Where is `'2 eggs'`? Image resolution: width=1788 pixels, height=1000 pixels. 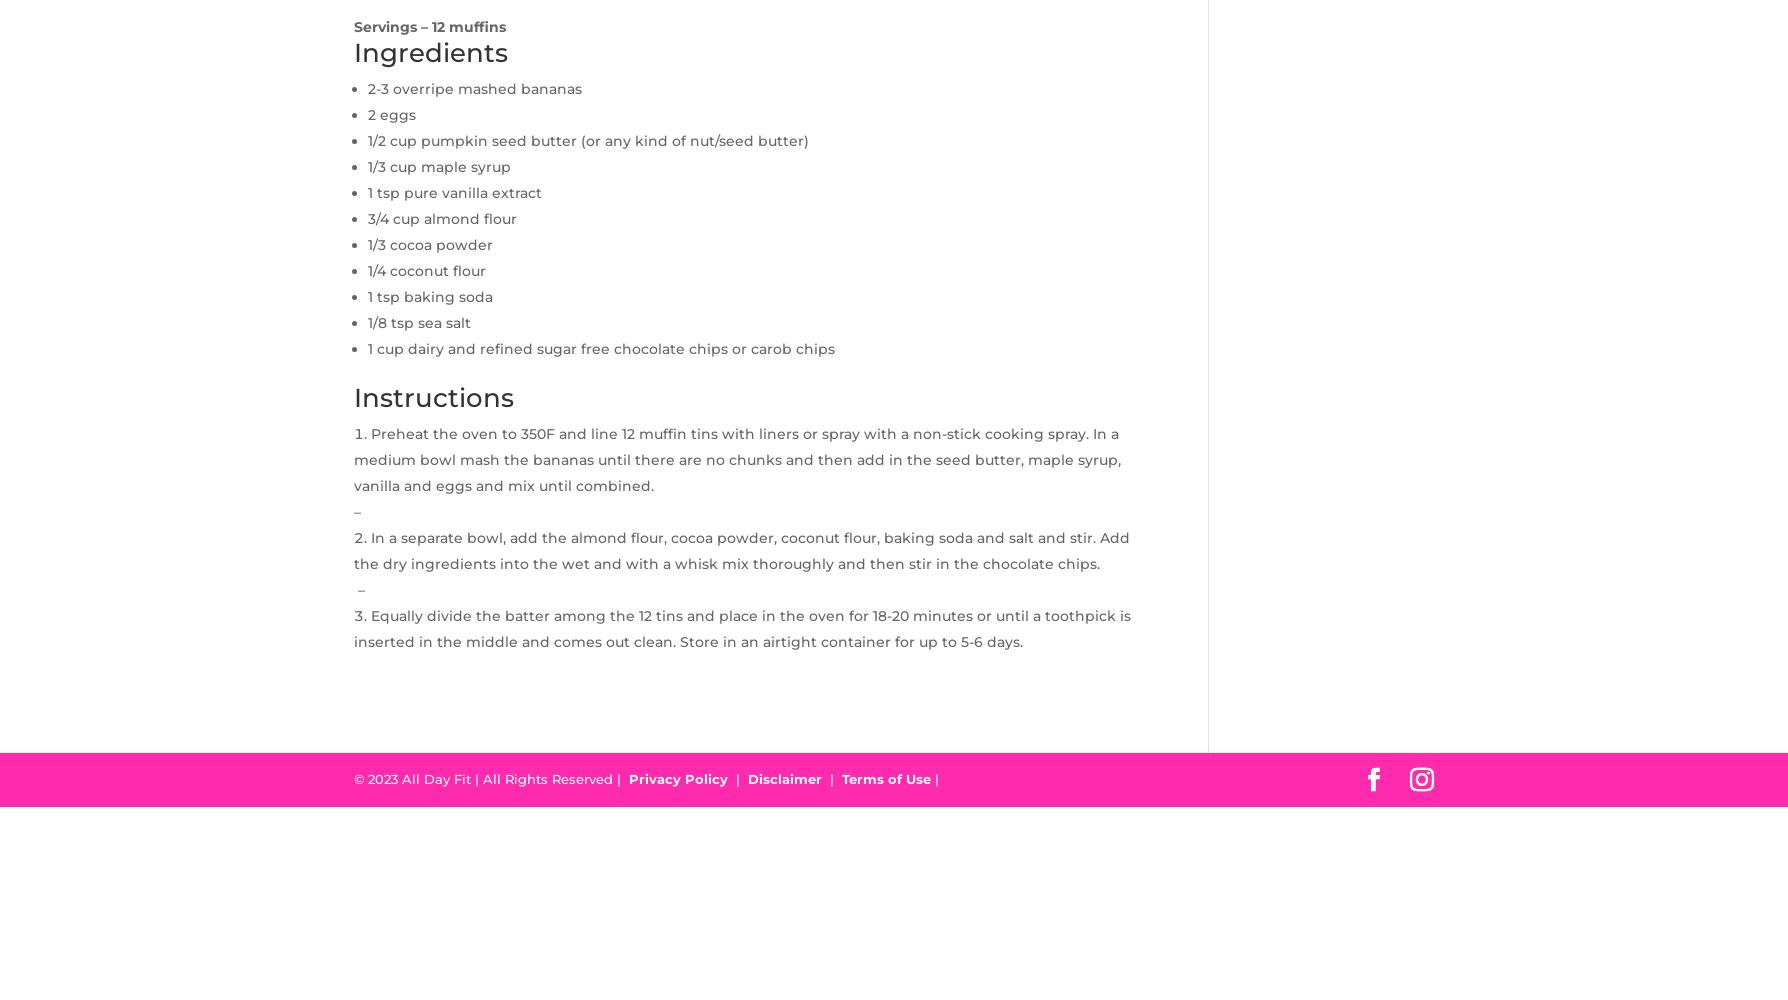
'2 eggs' is located at coordinates (390, 113).